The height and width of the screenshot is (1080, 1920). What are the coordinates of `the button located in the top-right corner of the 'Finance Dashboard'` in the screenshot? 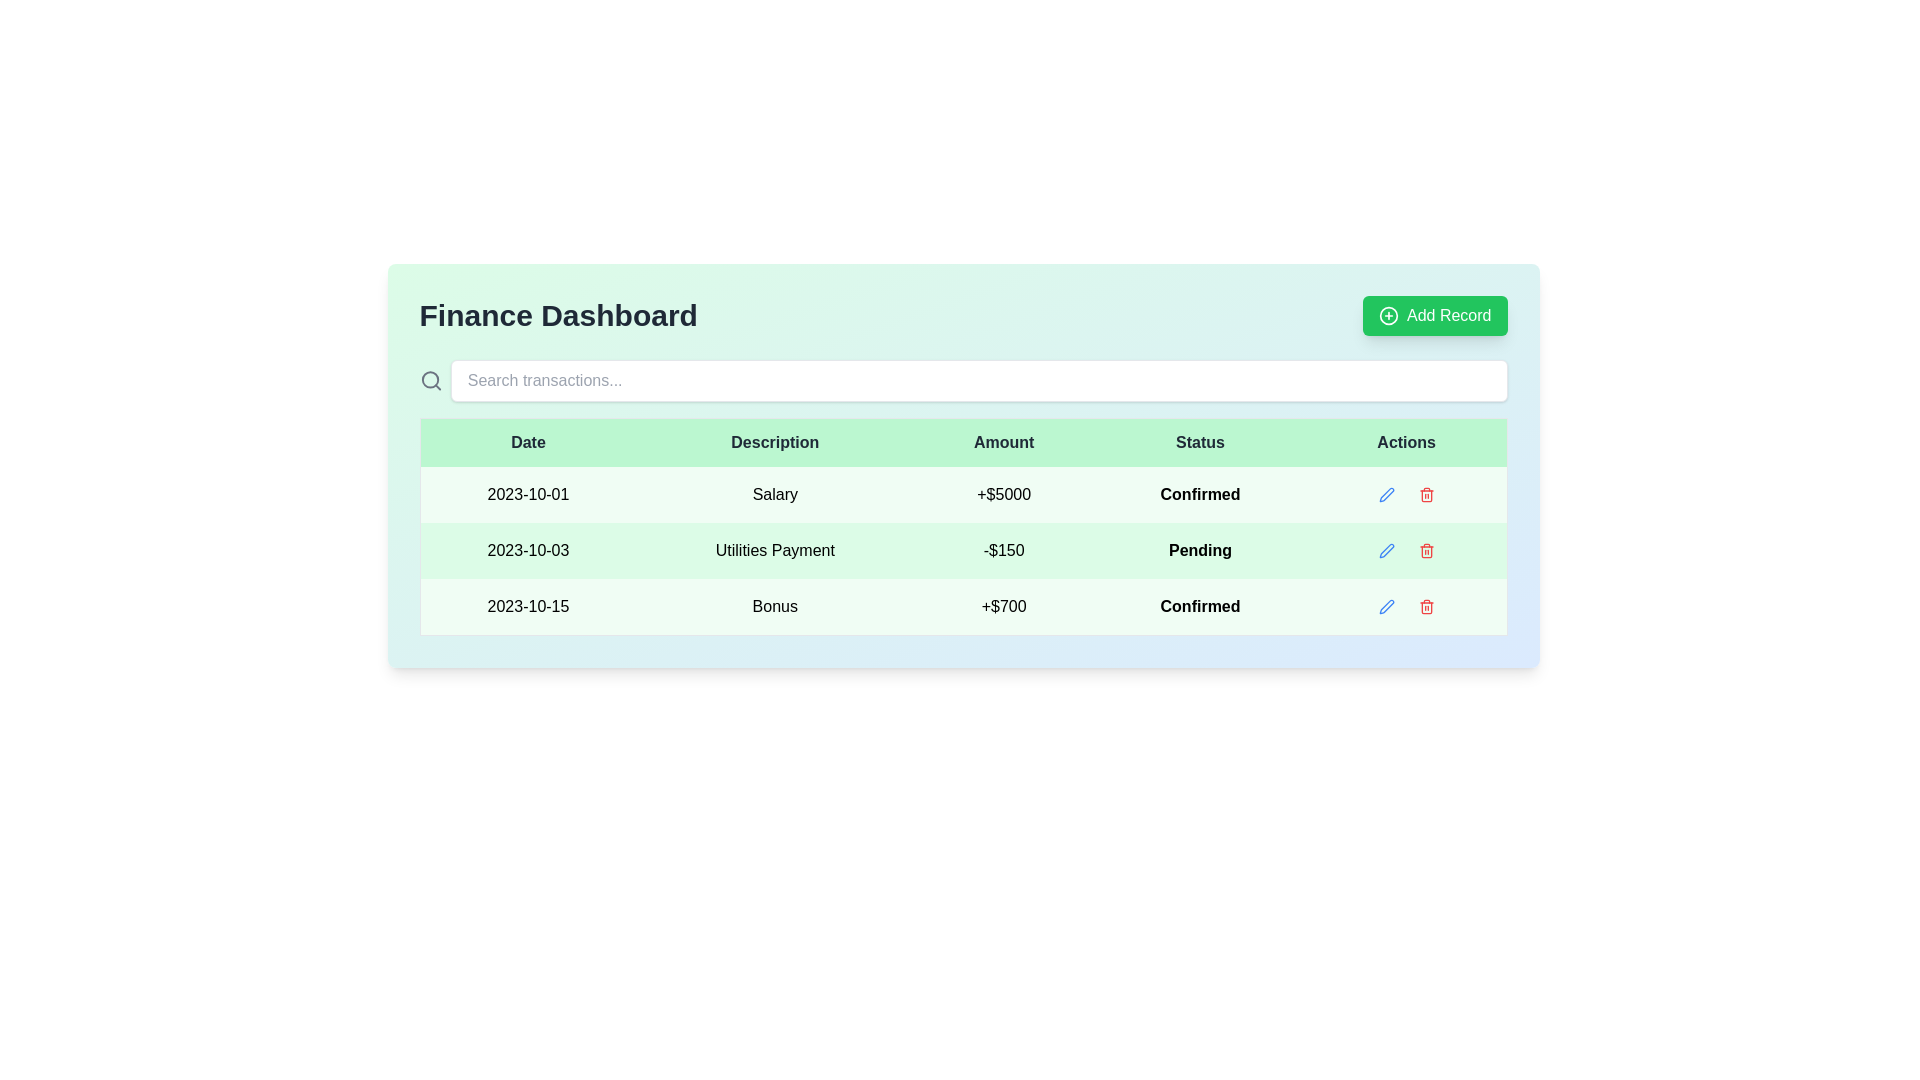 It's located at (1434, 315).